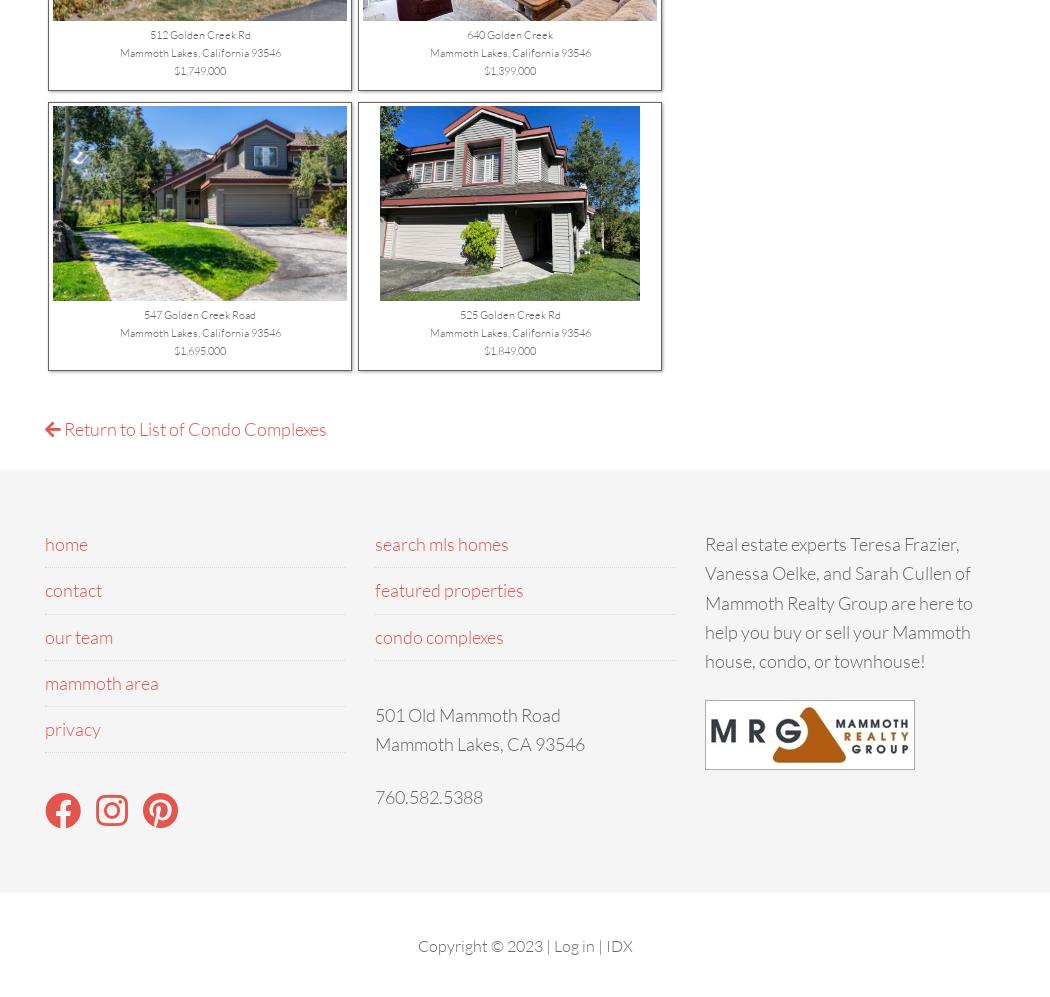  I want to click on 'search mls homes', so click(441, 542).